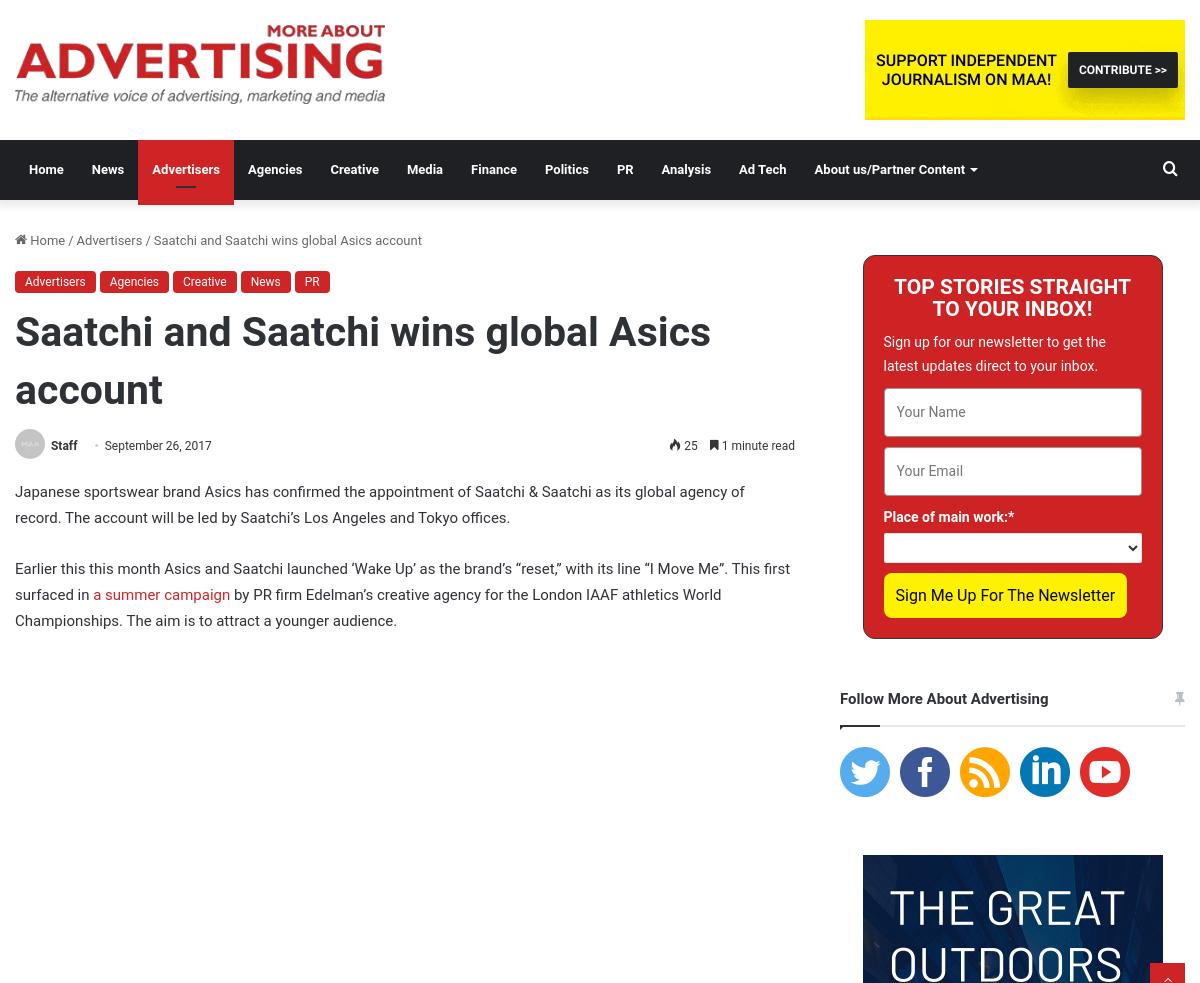 Image resolution: width=1200 pixels, height=983 pixels. Describe the element at coordinates (1011, 298) in the screenshot. I see `'TOP STORIES STRAIGHT TO YOUR INBOX!'` at that location.